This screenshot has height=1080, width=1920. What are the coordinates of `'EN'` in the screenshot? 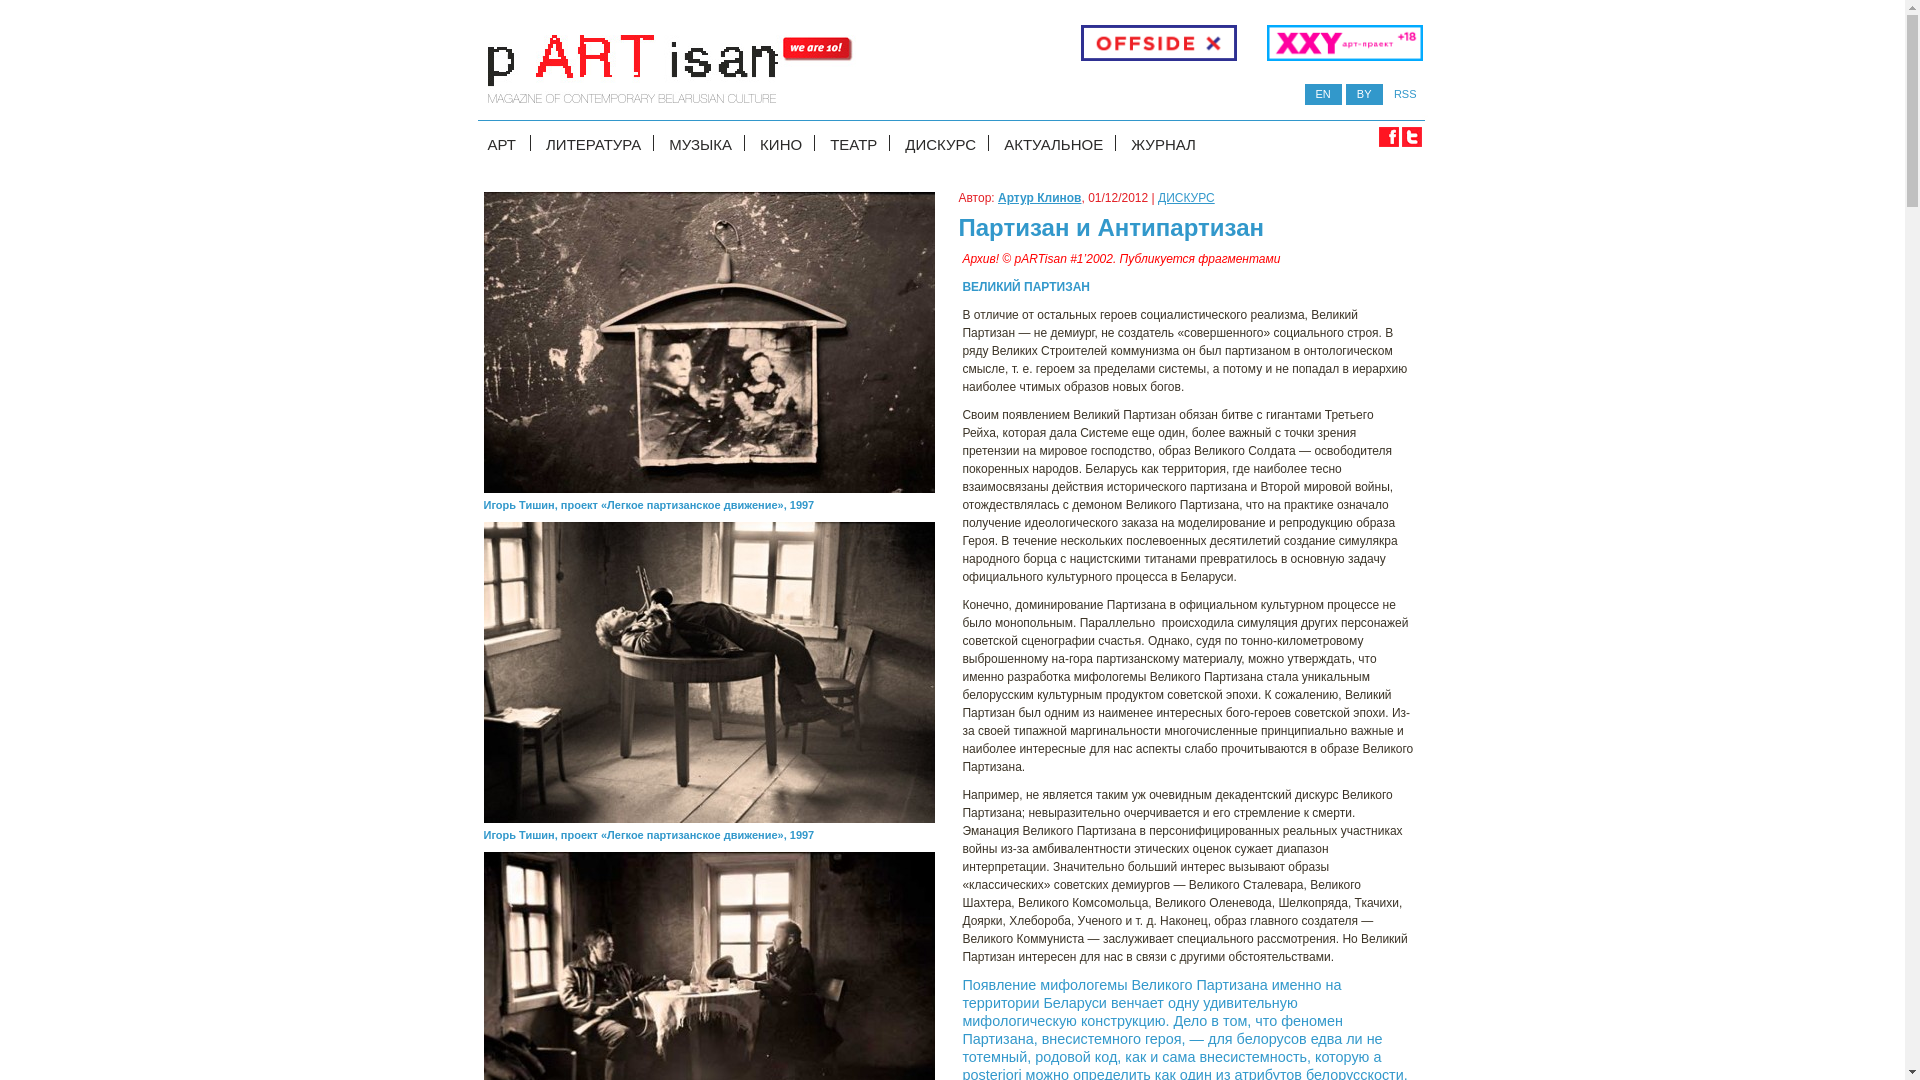 It's located at (1323, 94).